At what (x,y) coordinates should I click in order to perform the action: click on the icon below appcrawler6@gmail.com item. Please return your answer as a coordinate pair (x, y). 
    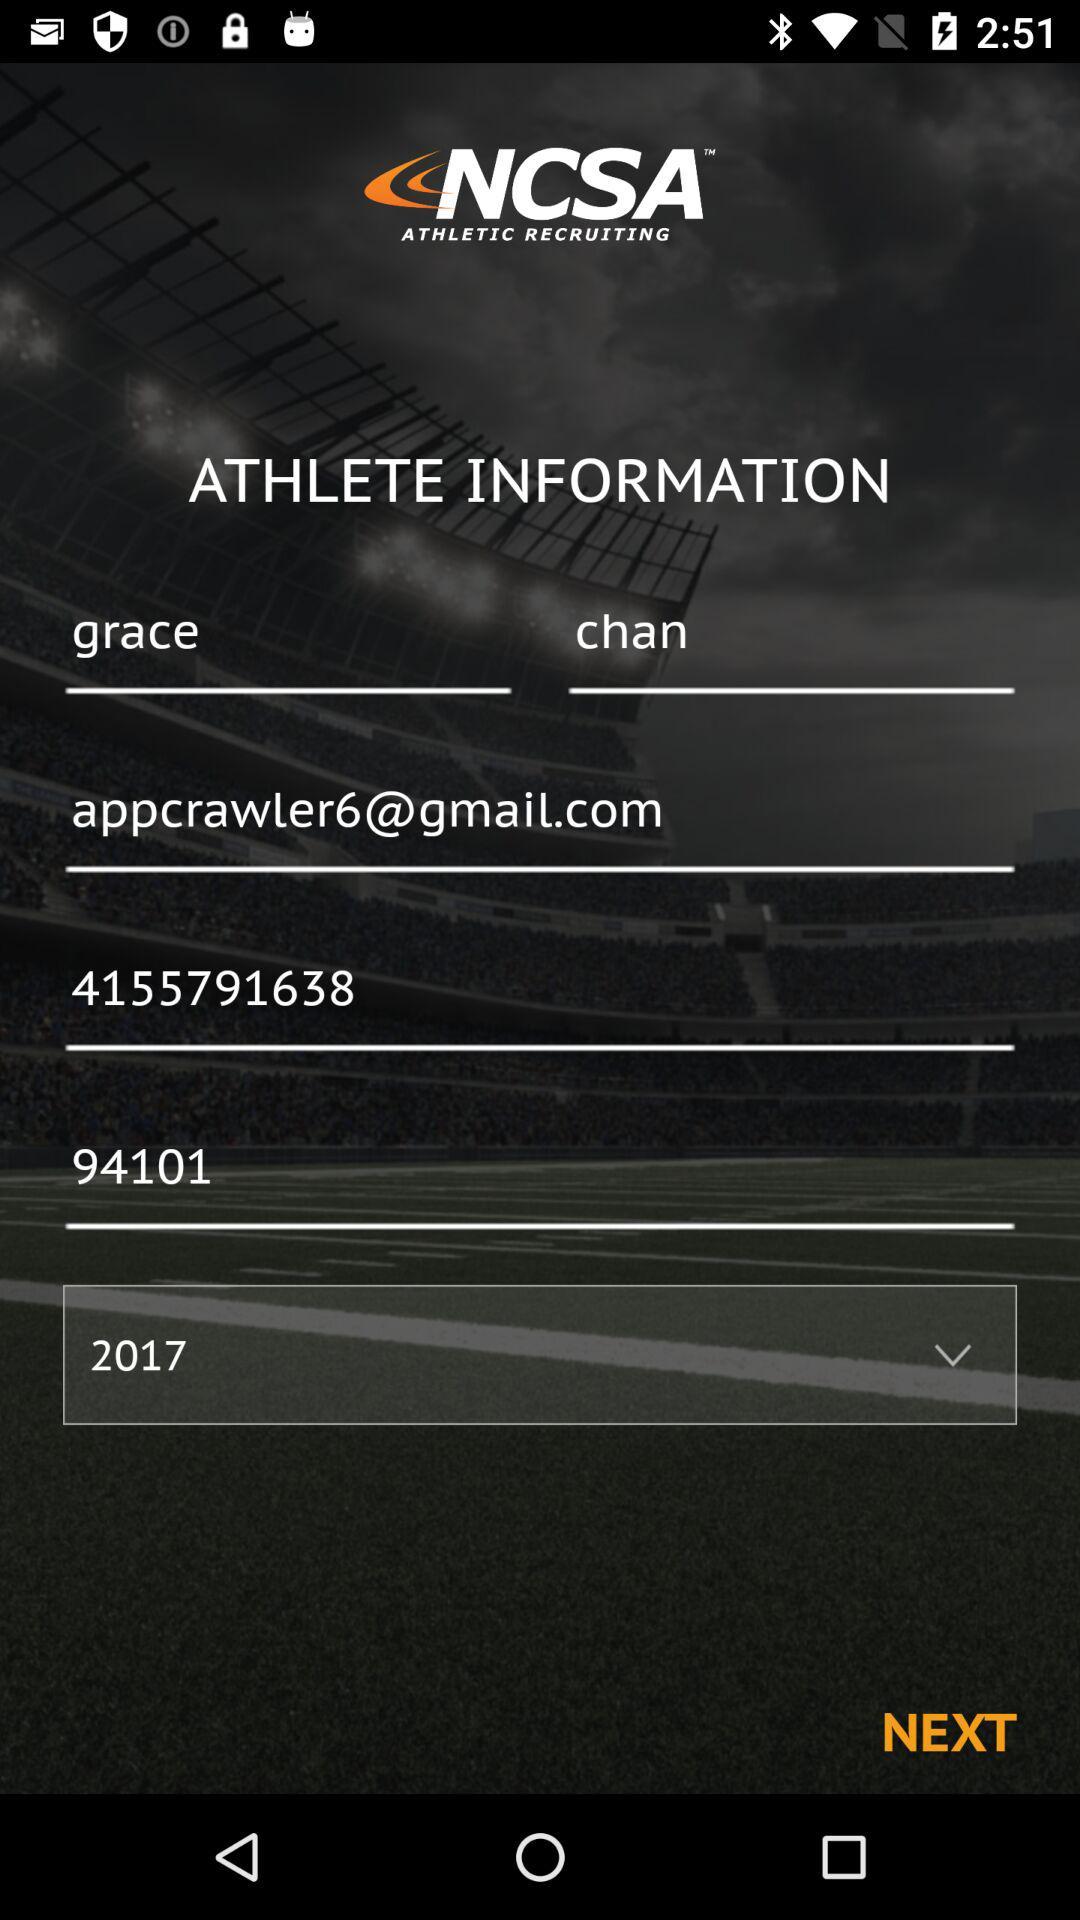
    Looking at the image, I should click on (540, 989).